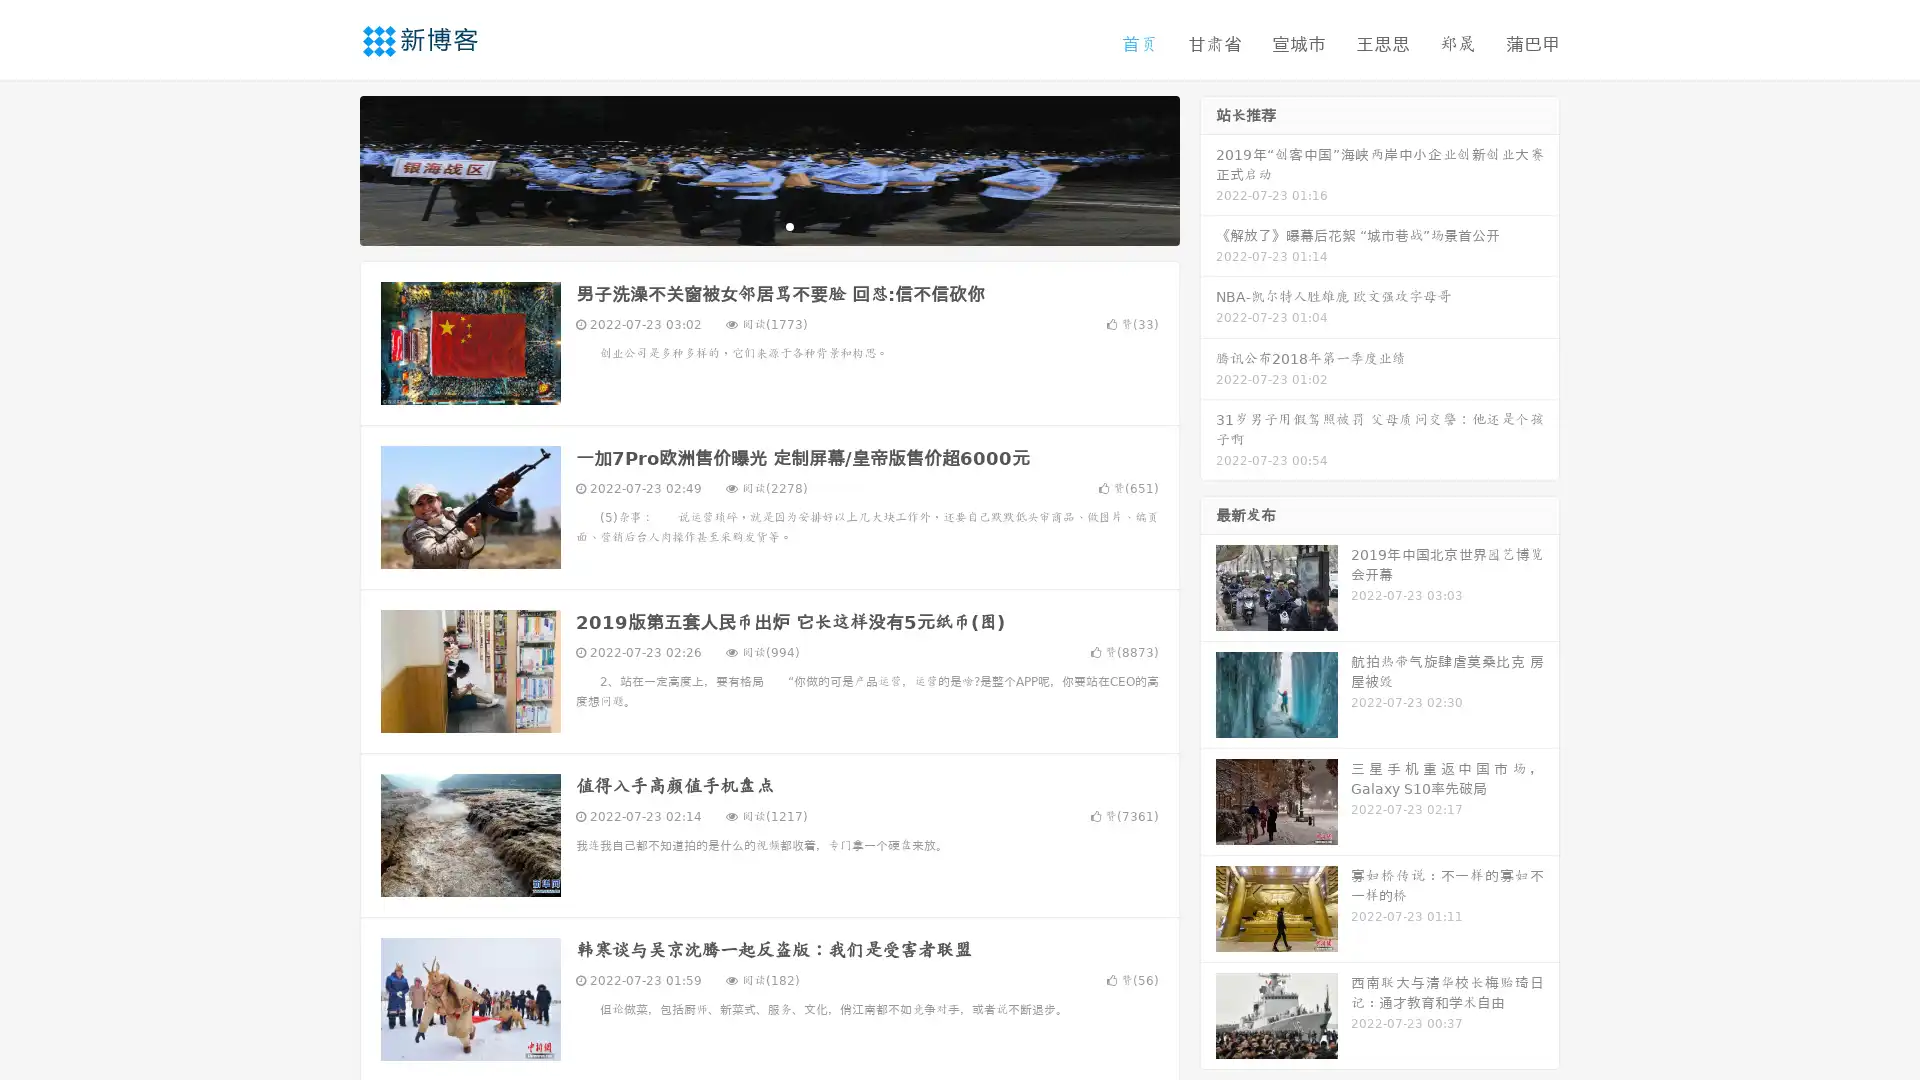  I want to click on Next slide, so click(1208, 168).